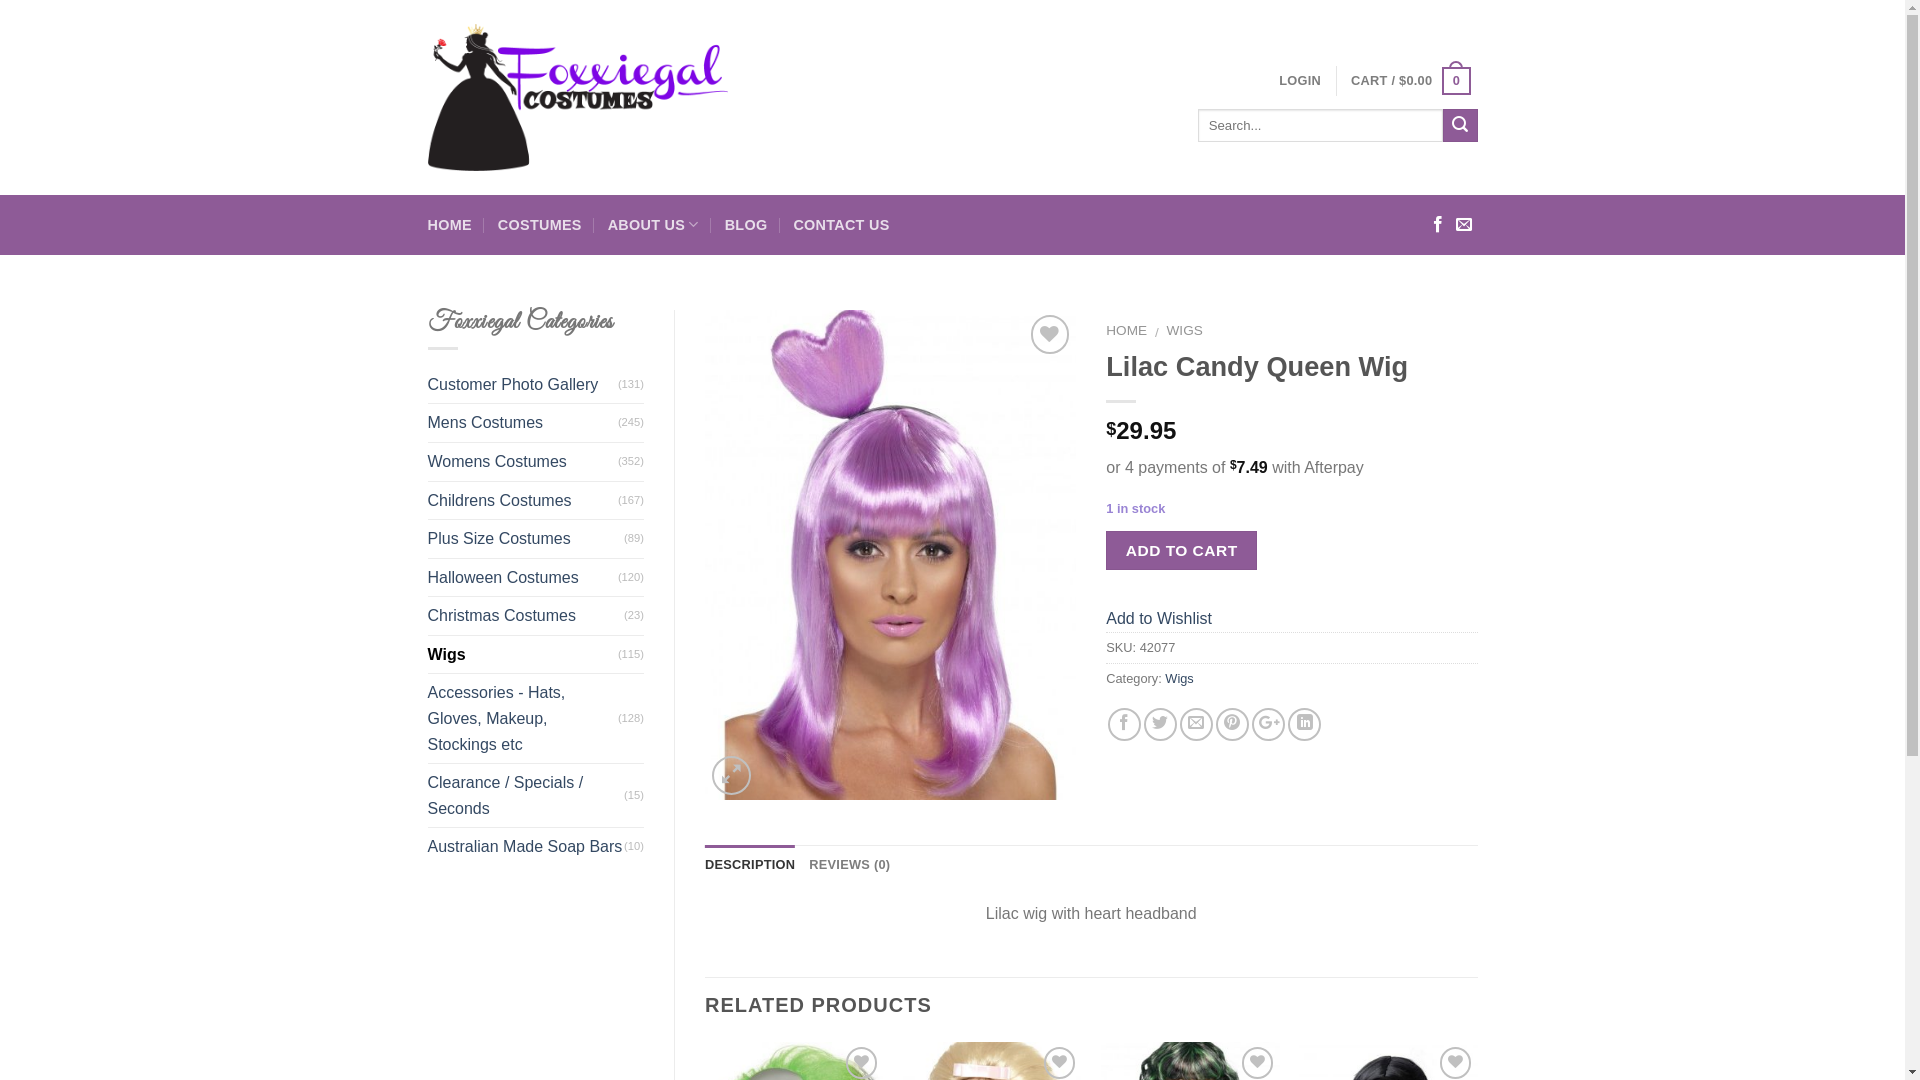 The height and width of the screenshot is (1080, 1920). I want to click on 'LOGIN', so click(1300, 80).